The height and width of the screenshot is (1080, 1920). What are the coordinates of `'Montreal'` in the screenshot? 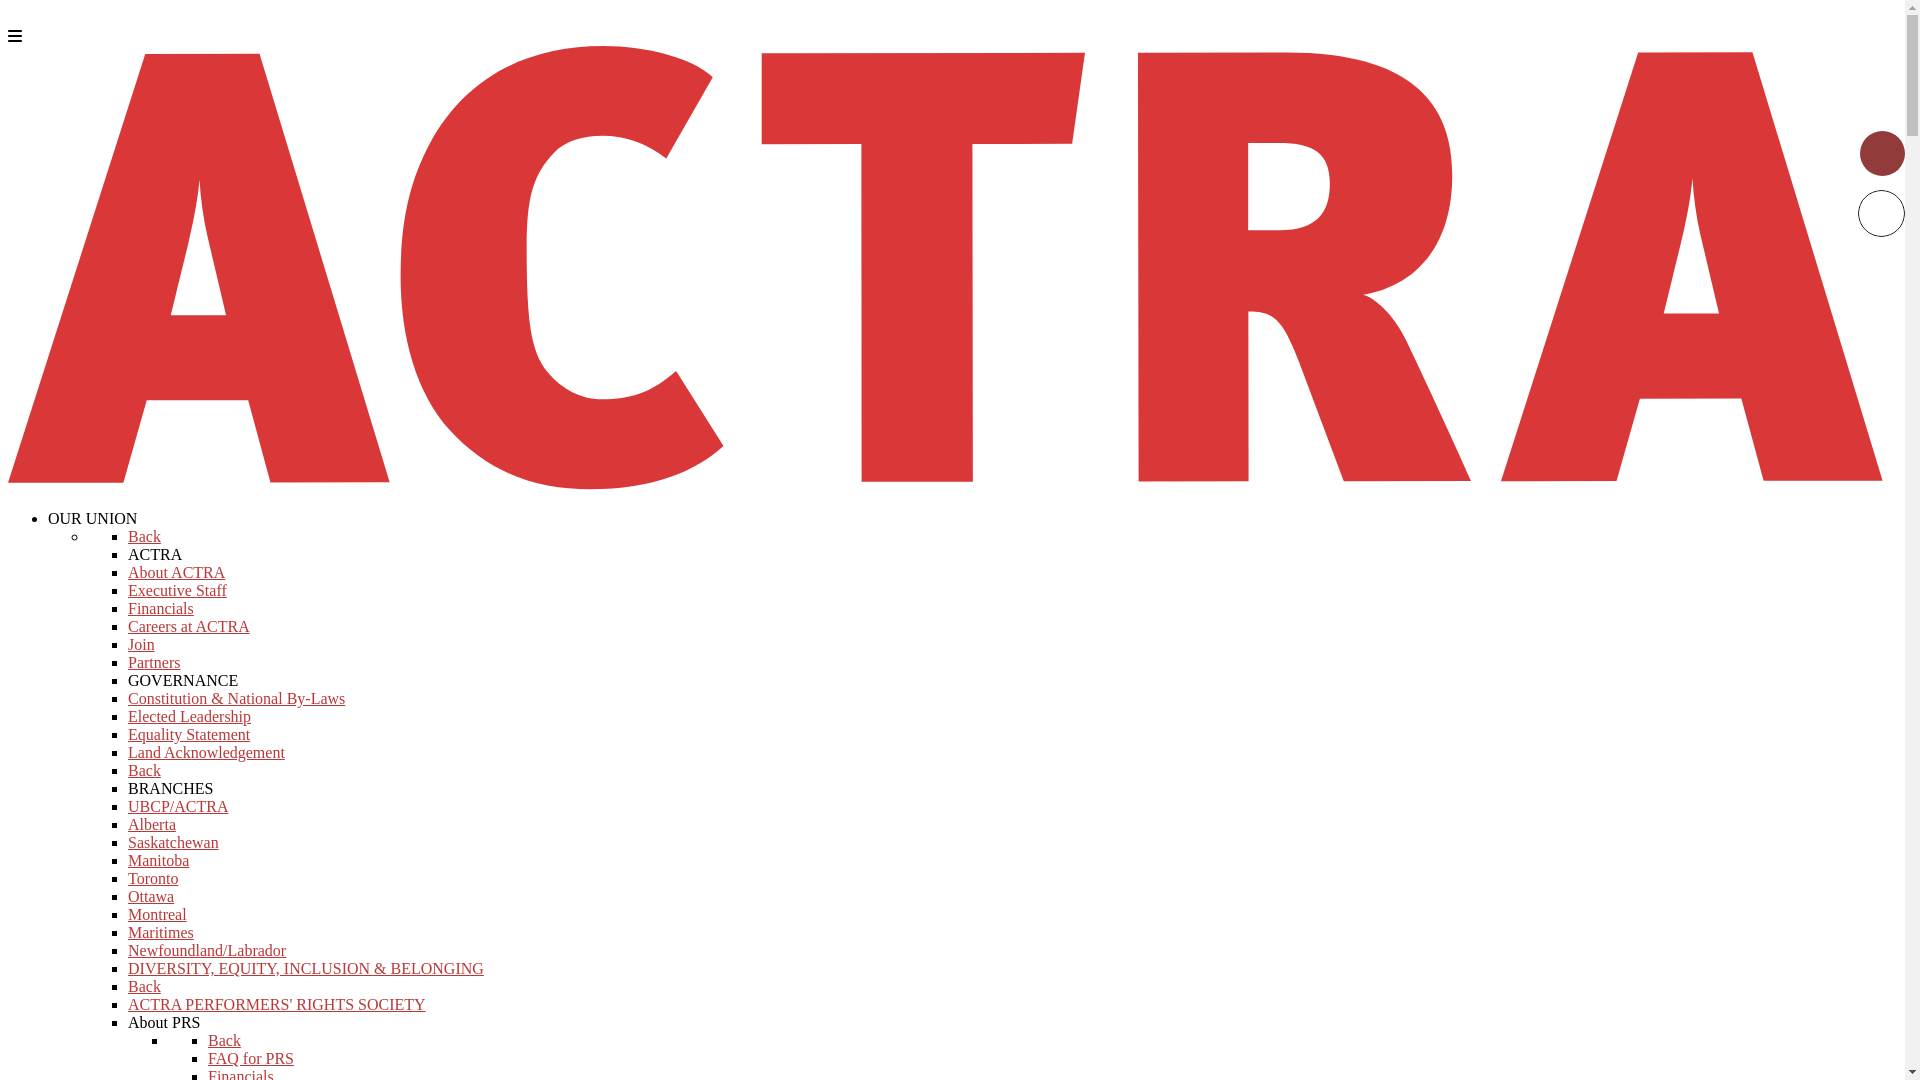 It's located at (127, 914).